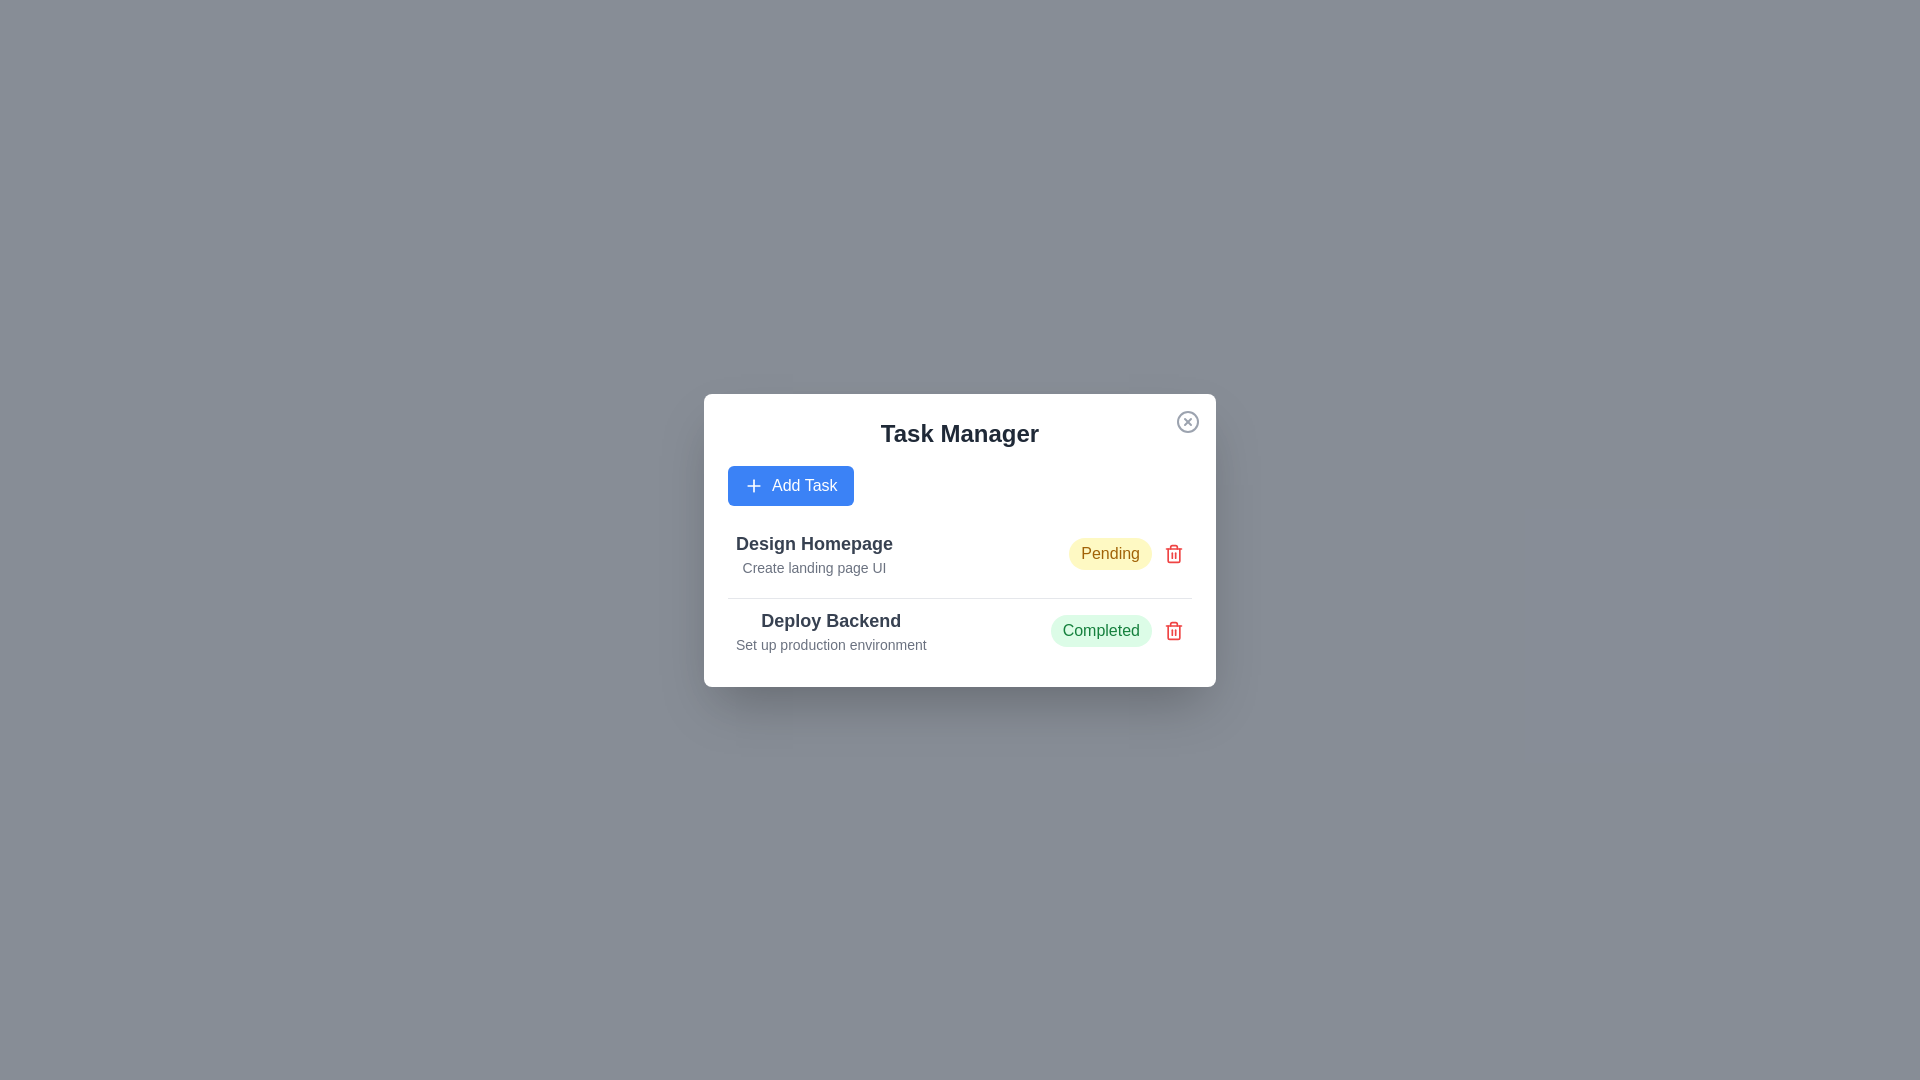 Image resolution: width=1920 pixels, height=1080 pixels. Describe the element at coordinates (1116, 630) in the screenshot. I see `the 'Completed' status indicator tag, which is a pill-shaped tag with a green background and bold text, located in the 'Task Manager' card layout within the 'Deploy Backend' task row` at that location.